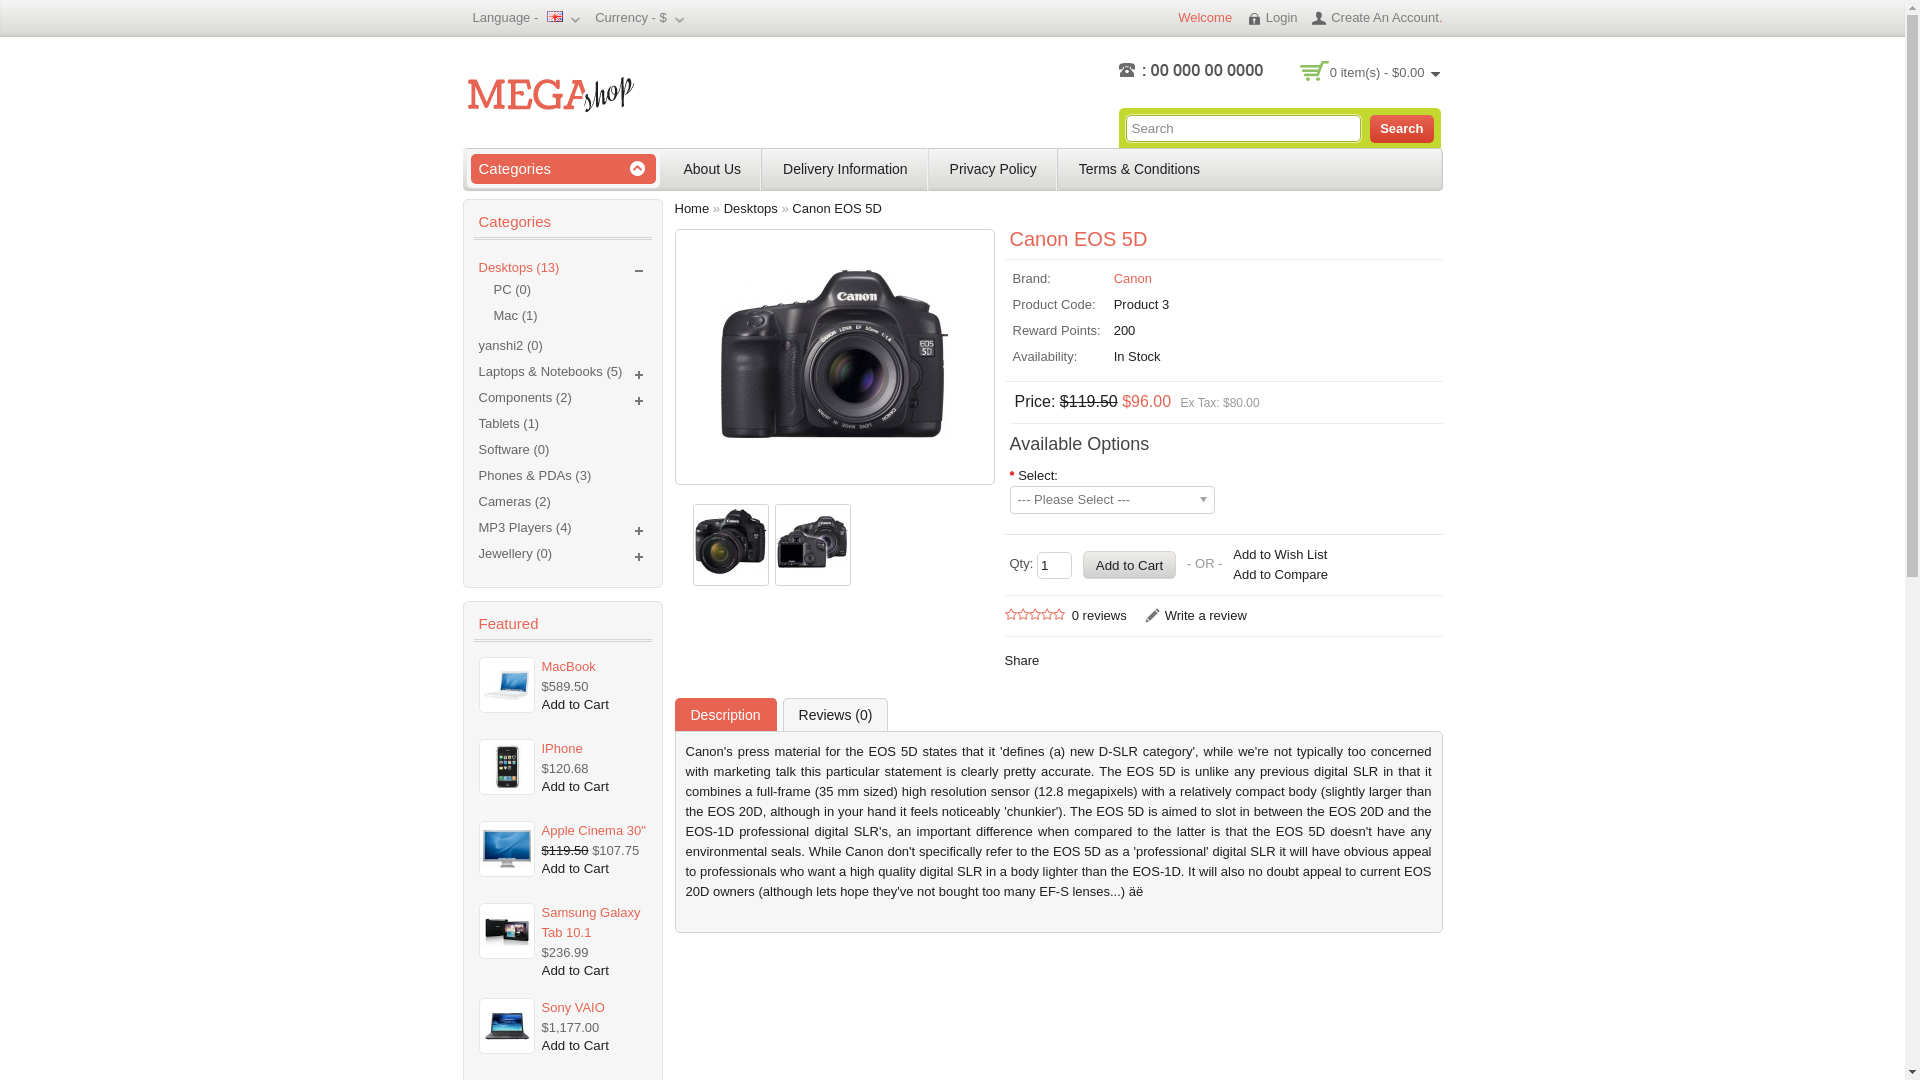  I want to click on 'Create An Account', so click(1373, 17).